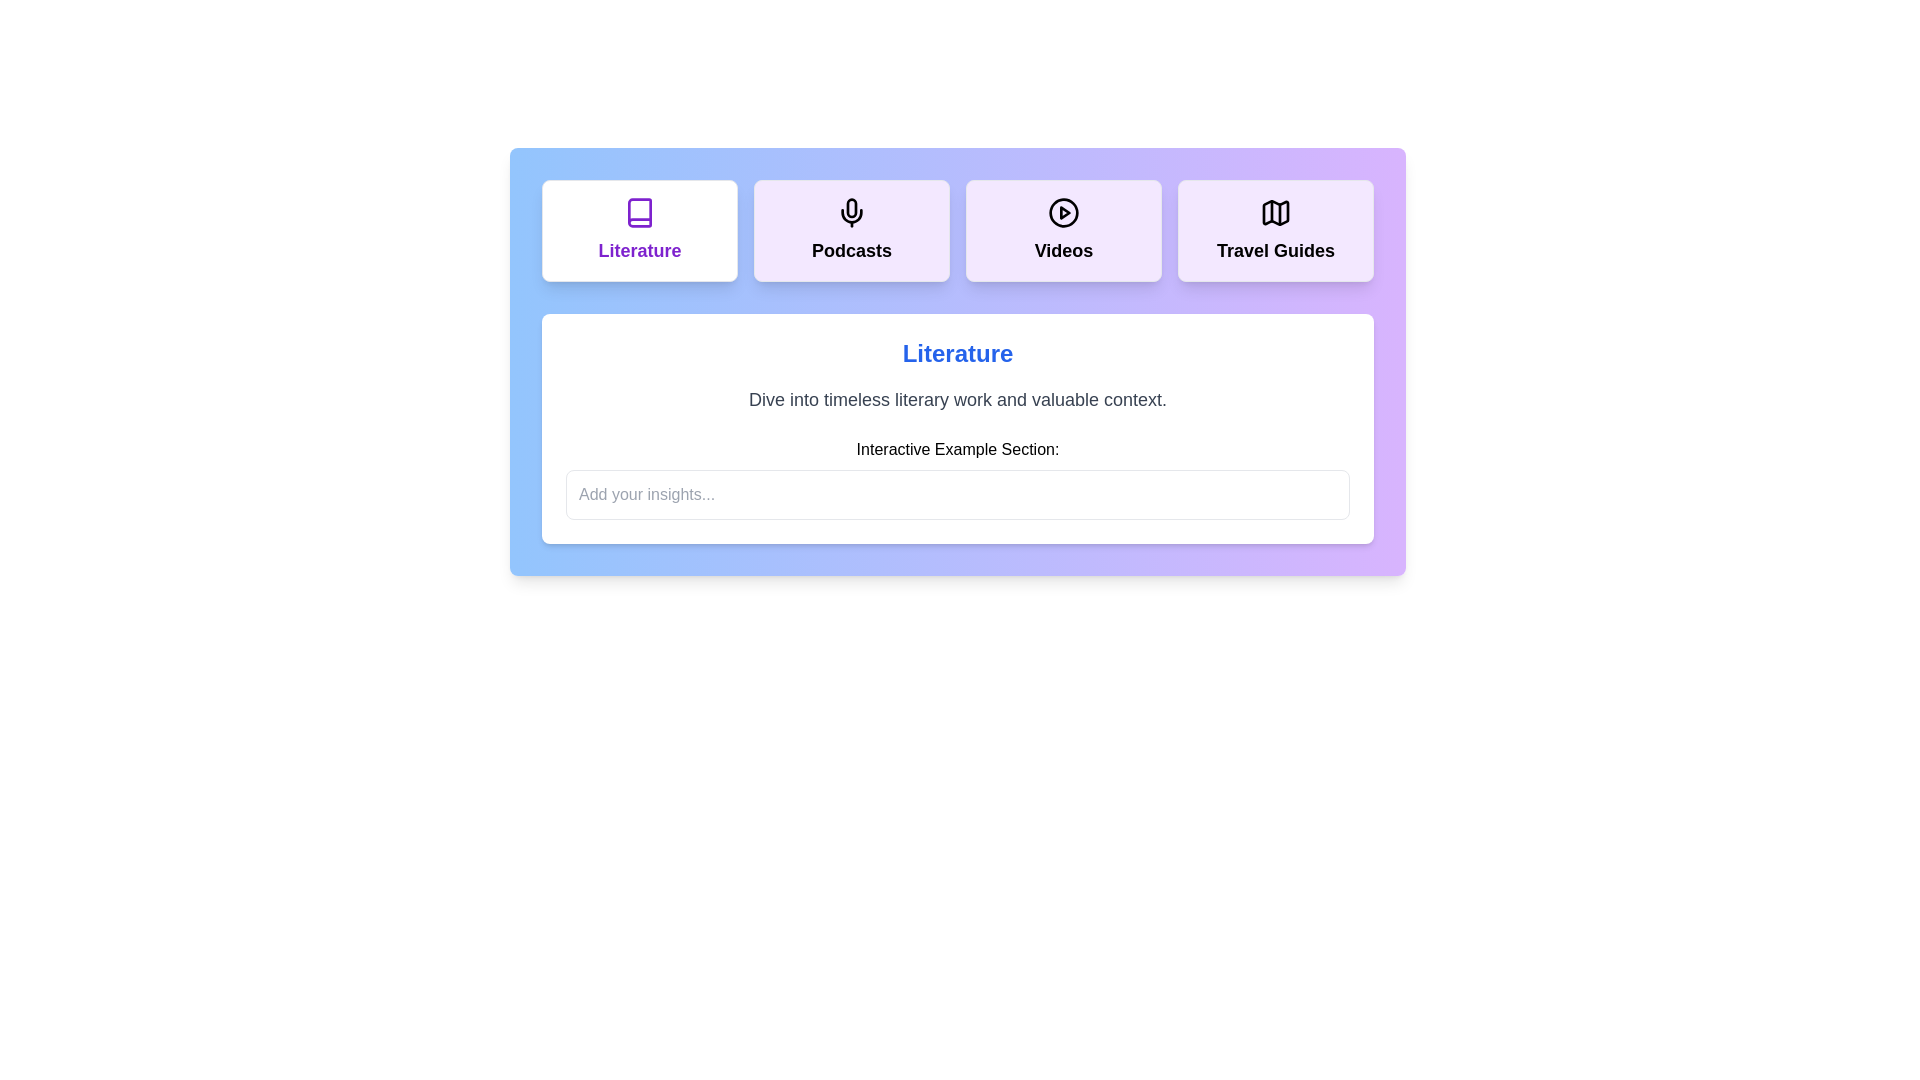 The image size is (1920, 1080). What do you see at coordinates (638, 230) in the screenshot?
I see `the tab corresponding to Literature` at bounding box center [638, 230].